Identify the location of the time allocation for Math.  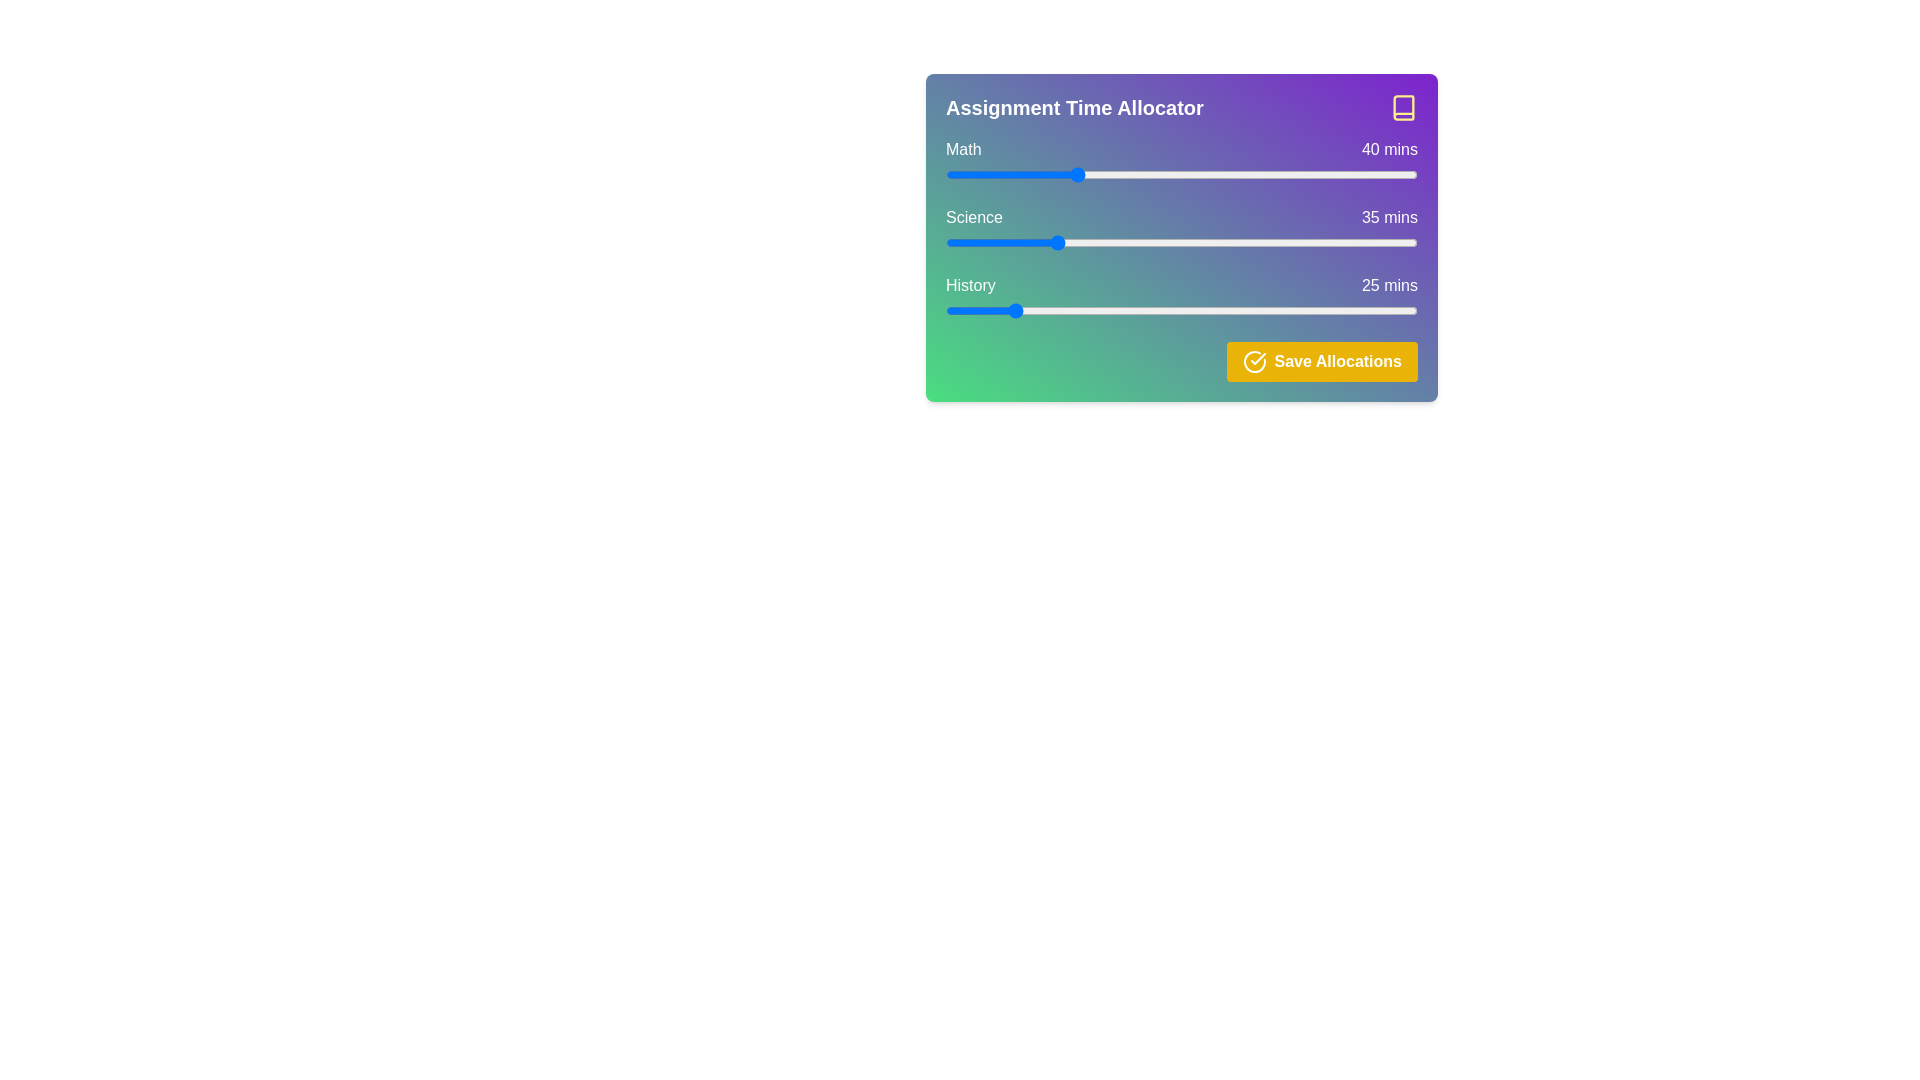
(1023, 173).